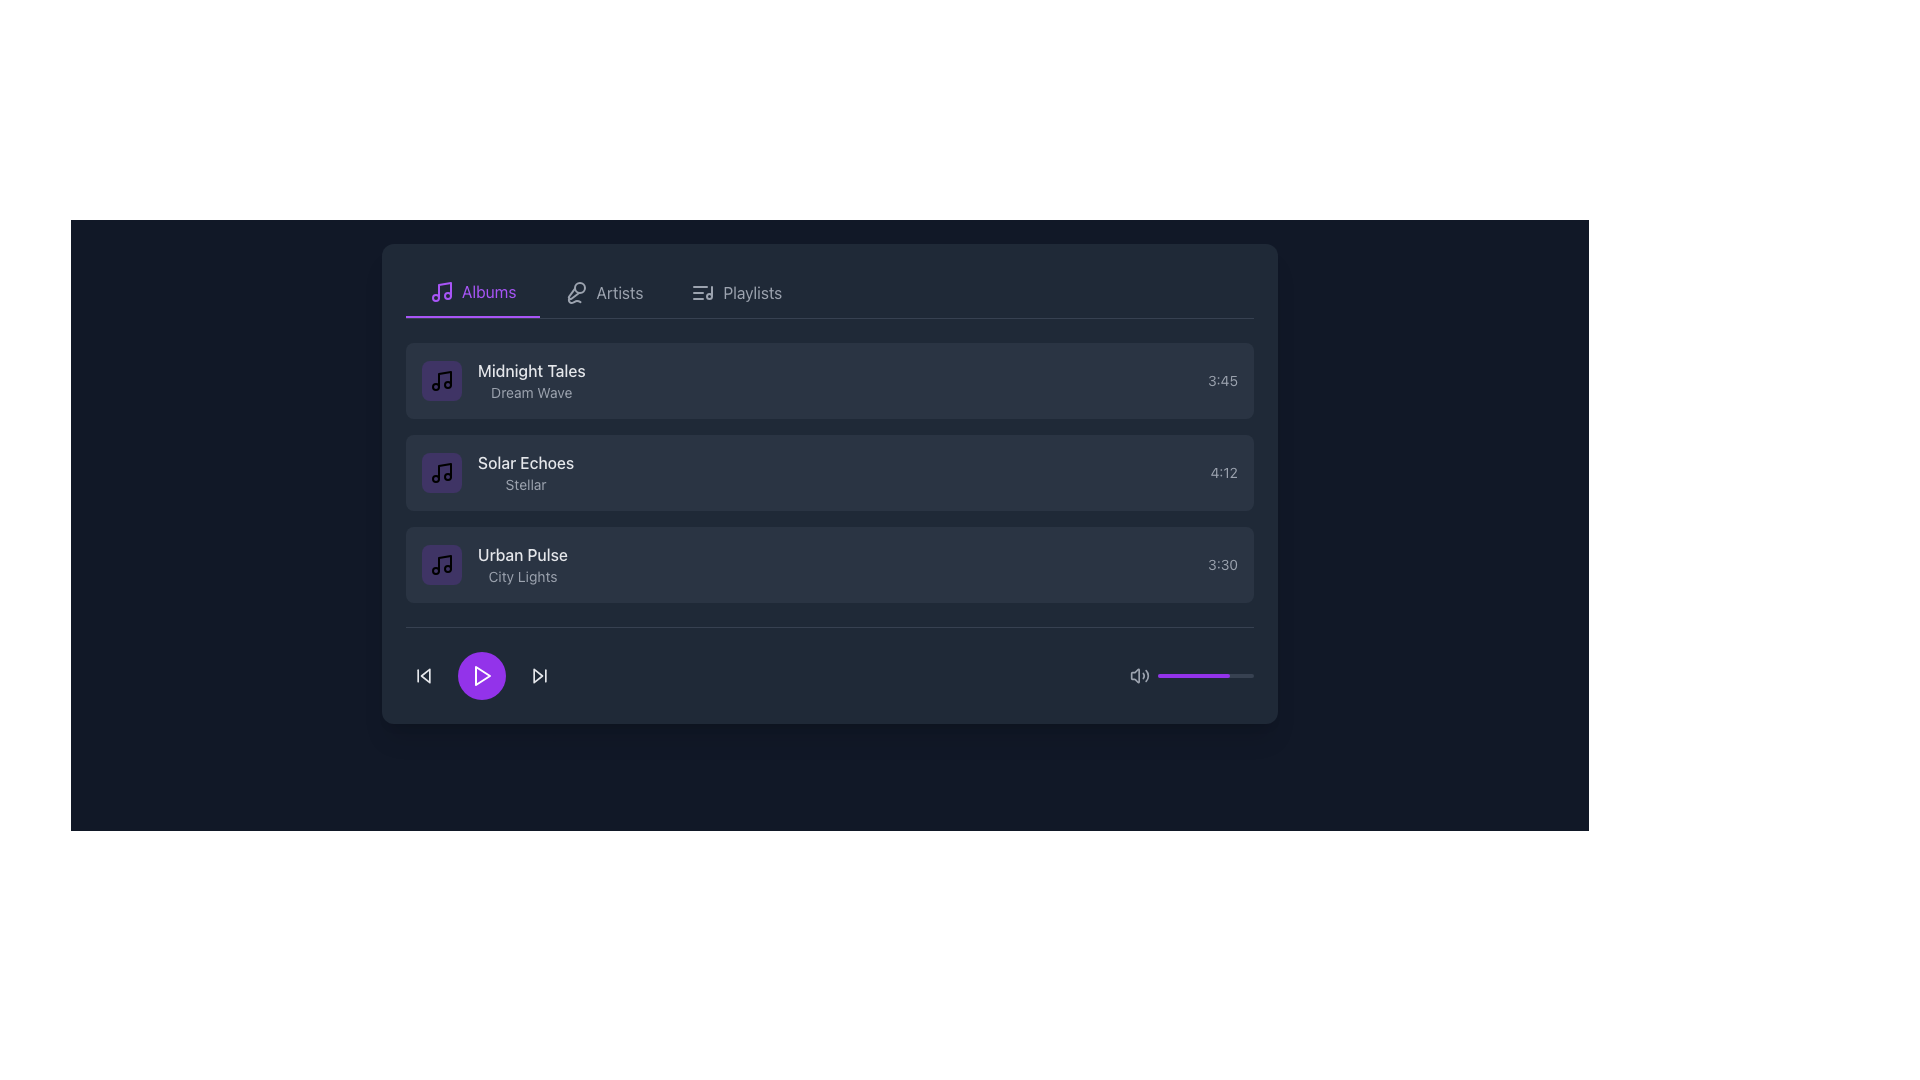  Describe the element at coordinates (440, 473) in the screenshot. I see `the musical note icon that is centrally located within a square purple background box, the first icon listed under 'Albums'` at that location.